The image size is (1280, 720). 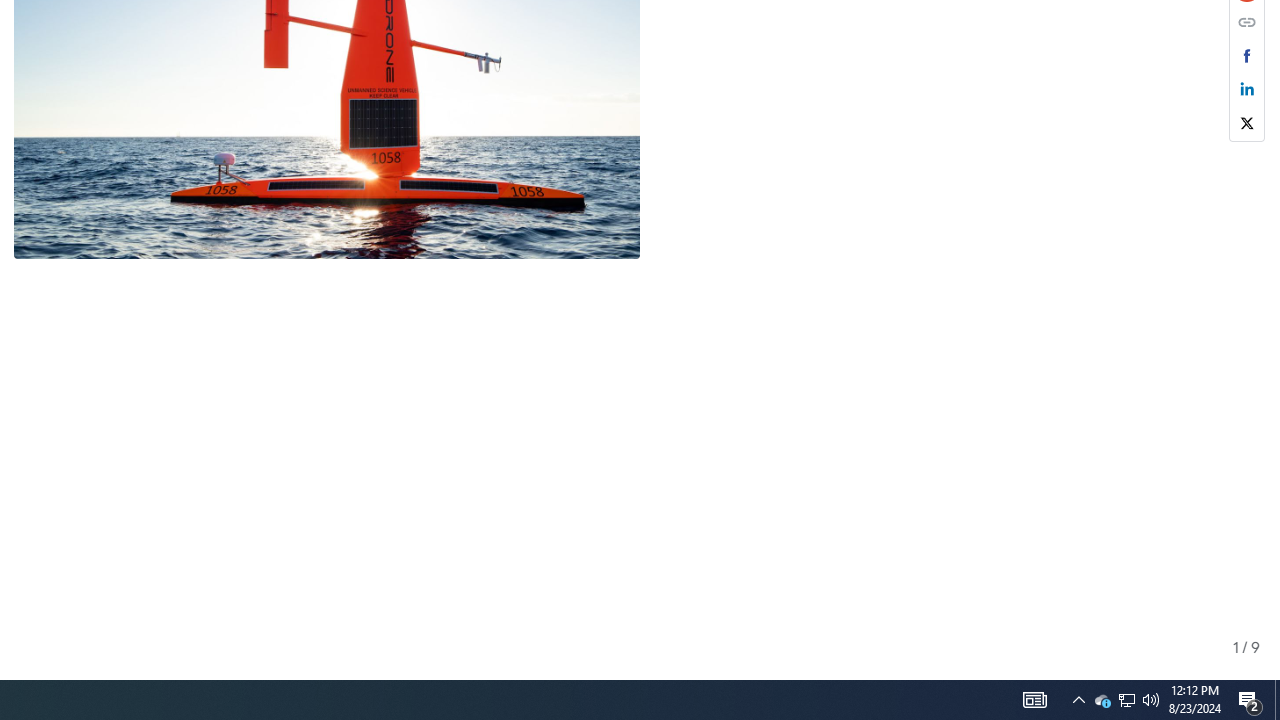 What do you see at coordinates (1250, 698) in the screenshot?
I see `'Action Center, 2 new notifications'` at bounding box center [1250, 698].